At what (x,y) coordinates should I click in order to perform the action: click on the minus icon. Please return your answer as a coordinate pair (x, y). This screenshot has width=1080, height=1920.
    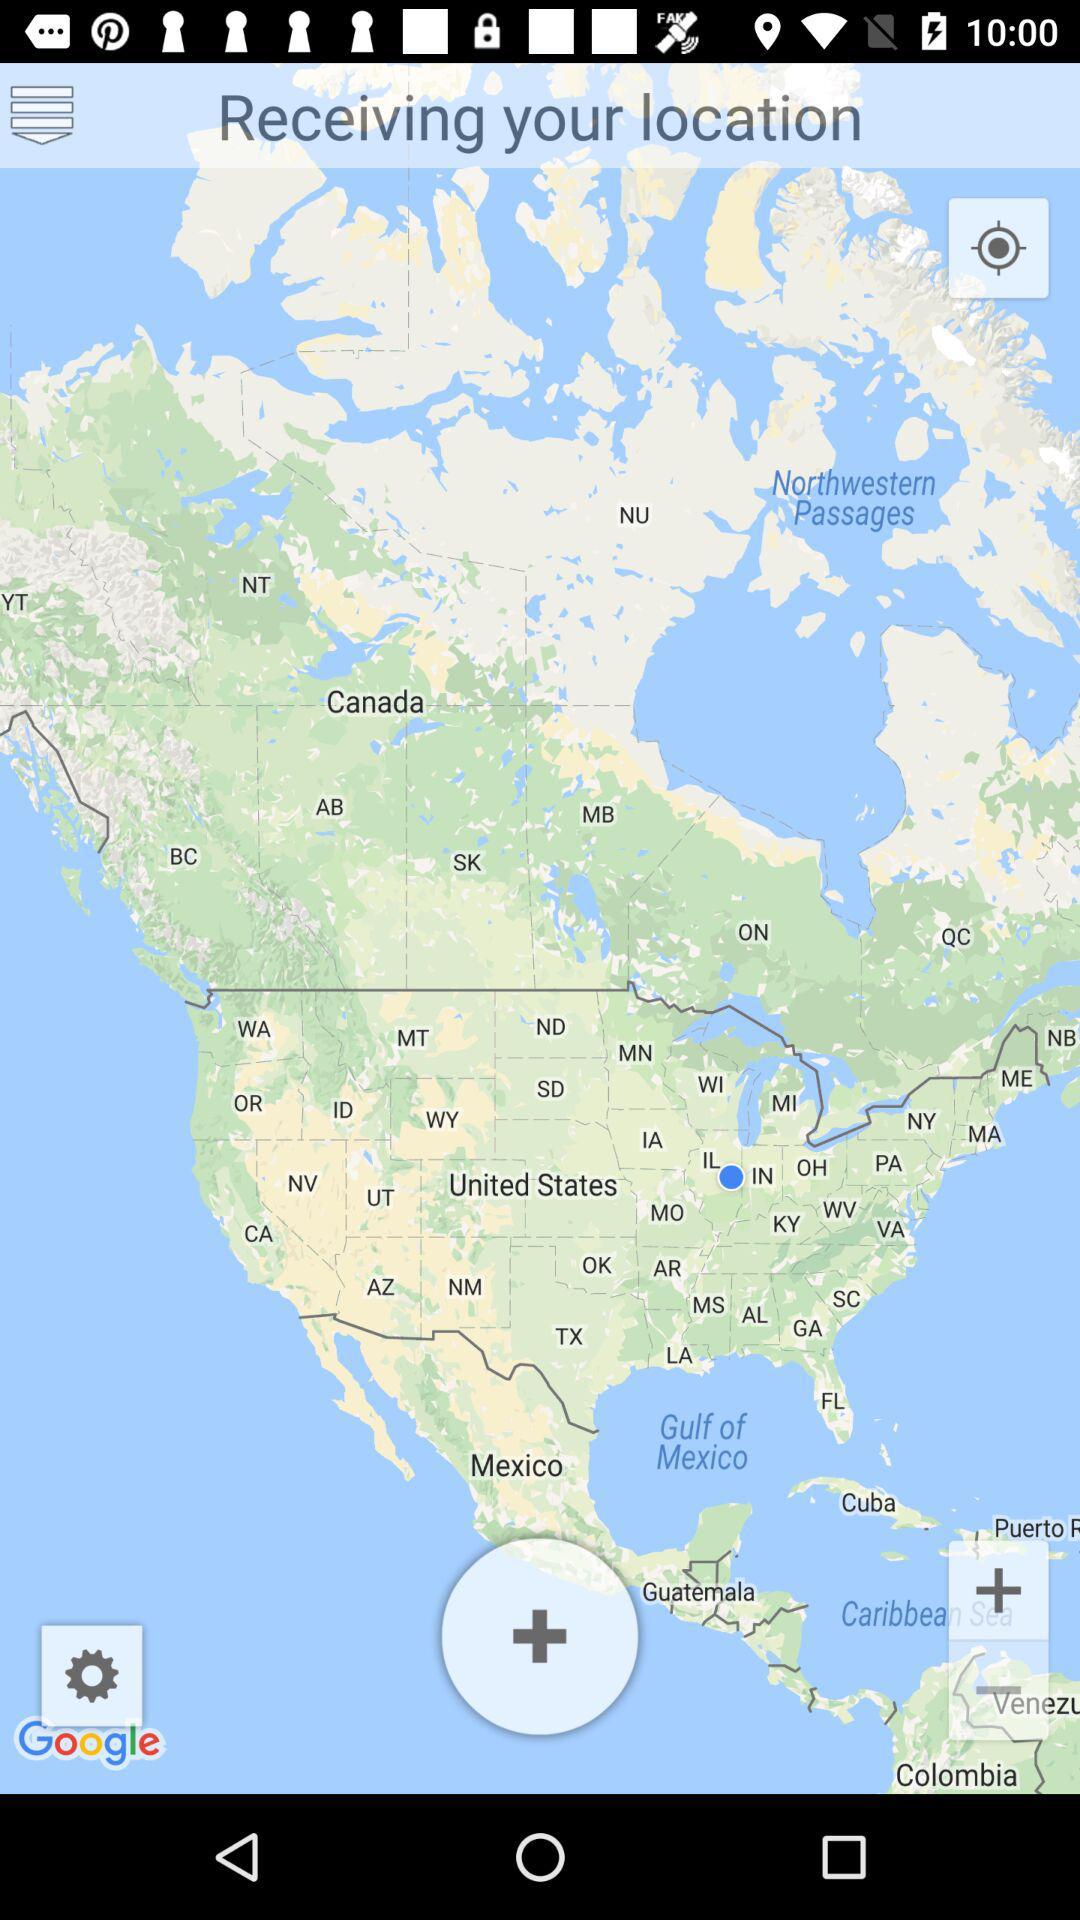
    Looking at the image, I should click on (998, 1692).